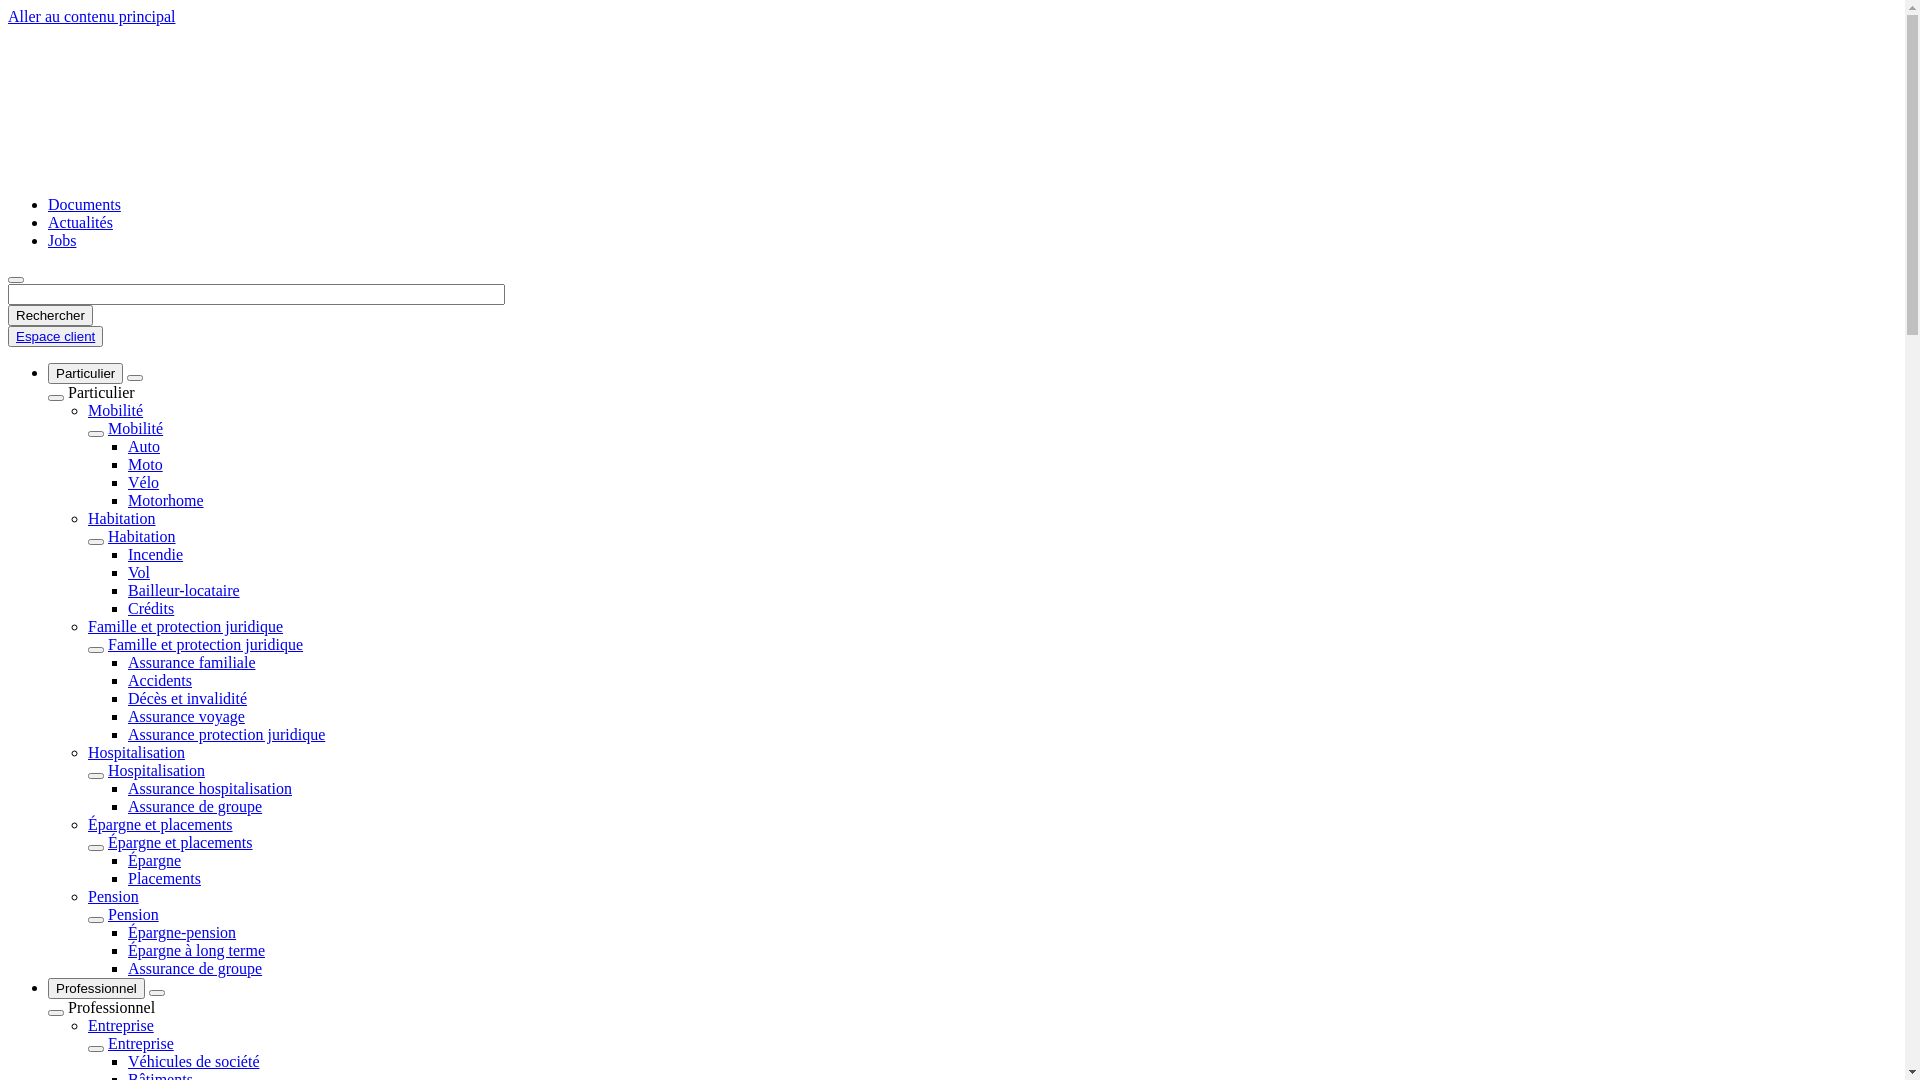  What do you see at coordinates (107, 914) in the screenshot?
I see `'Pension'` at bounding box center [107, 914].